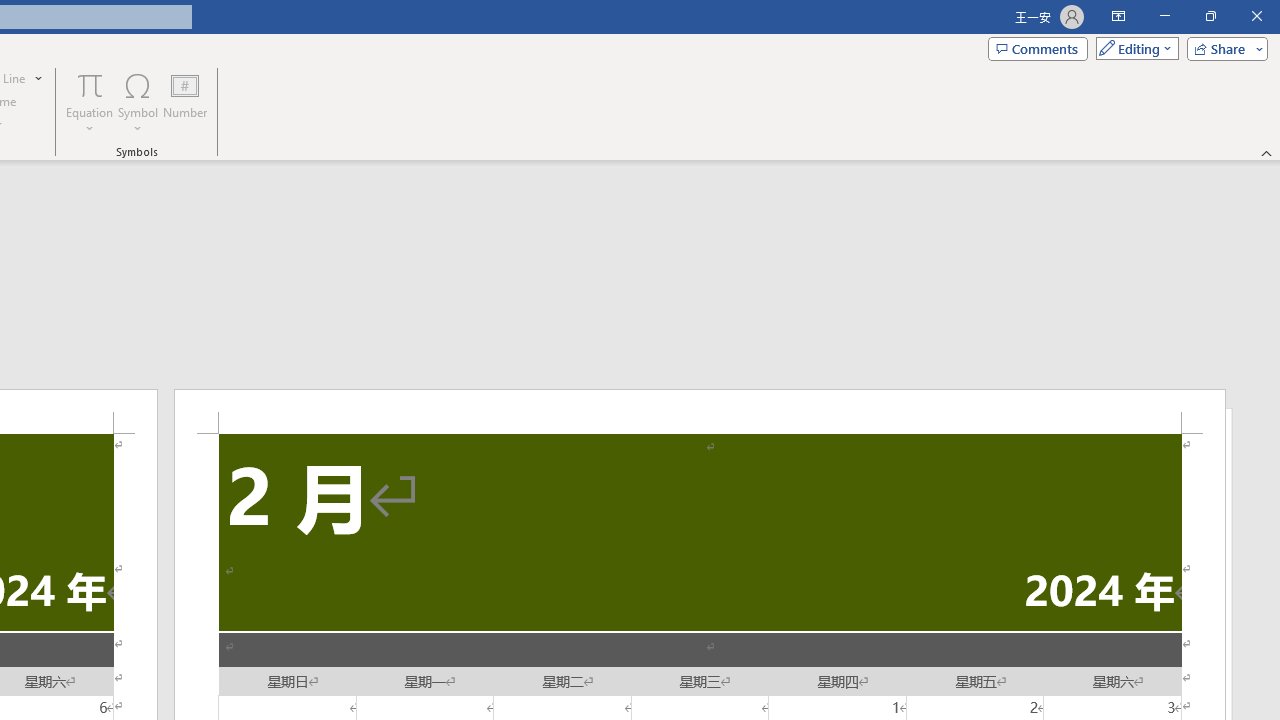 This screenshot has height=720, width=1280. Describe the element at coordinates (1209, 16) in the screenshot. I see `'Restore Down'` at that location.